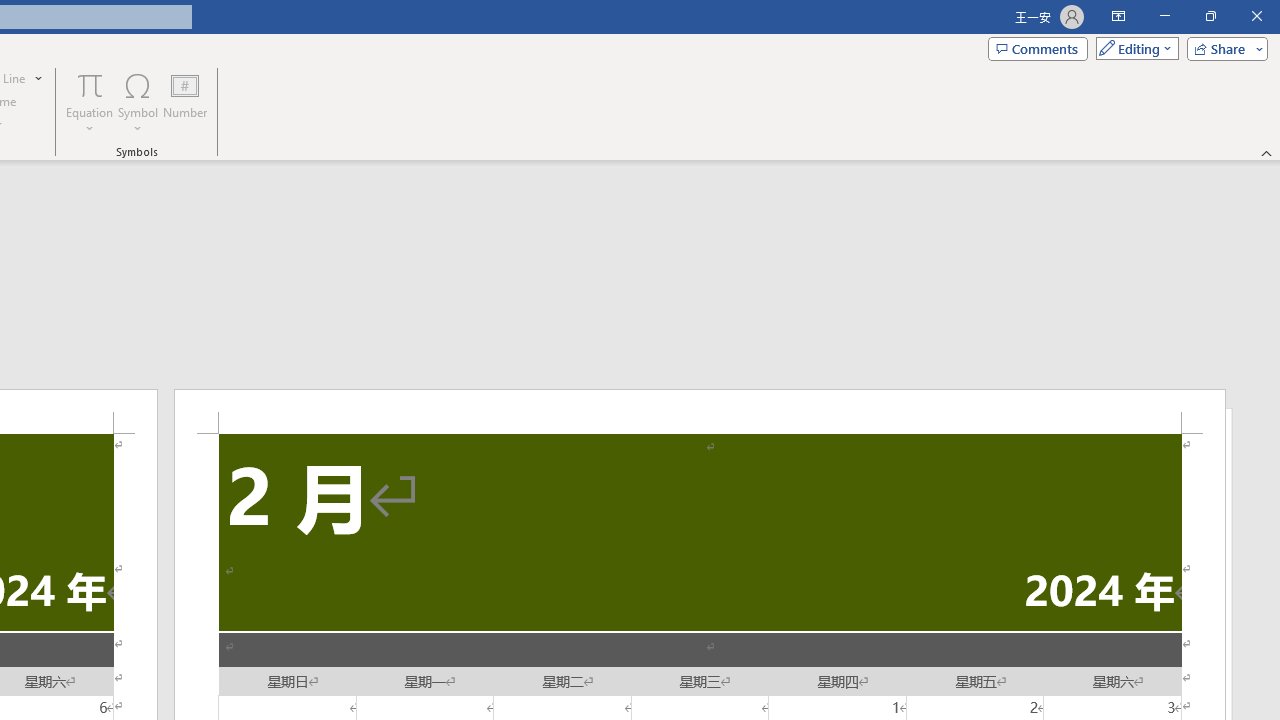 This screenshot has height=720, width=1280. Describe the element at coordinates (1209, 16) in the screenshot. I see `'Restore Down'` at that location.